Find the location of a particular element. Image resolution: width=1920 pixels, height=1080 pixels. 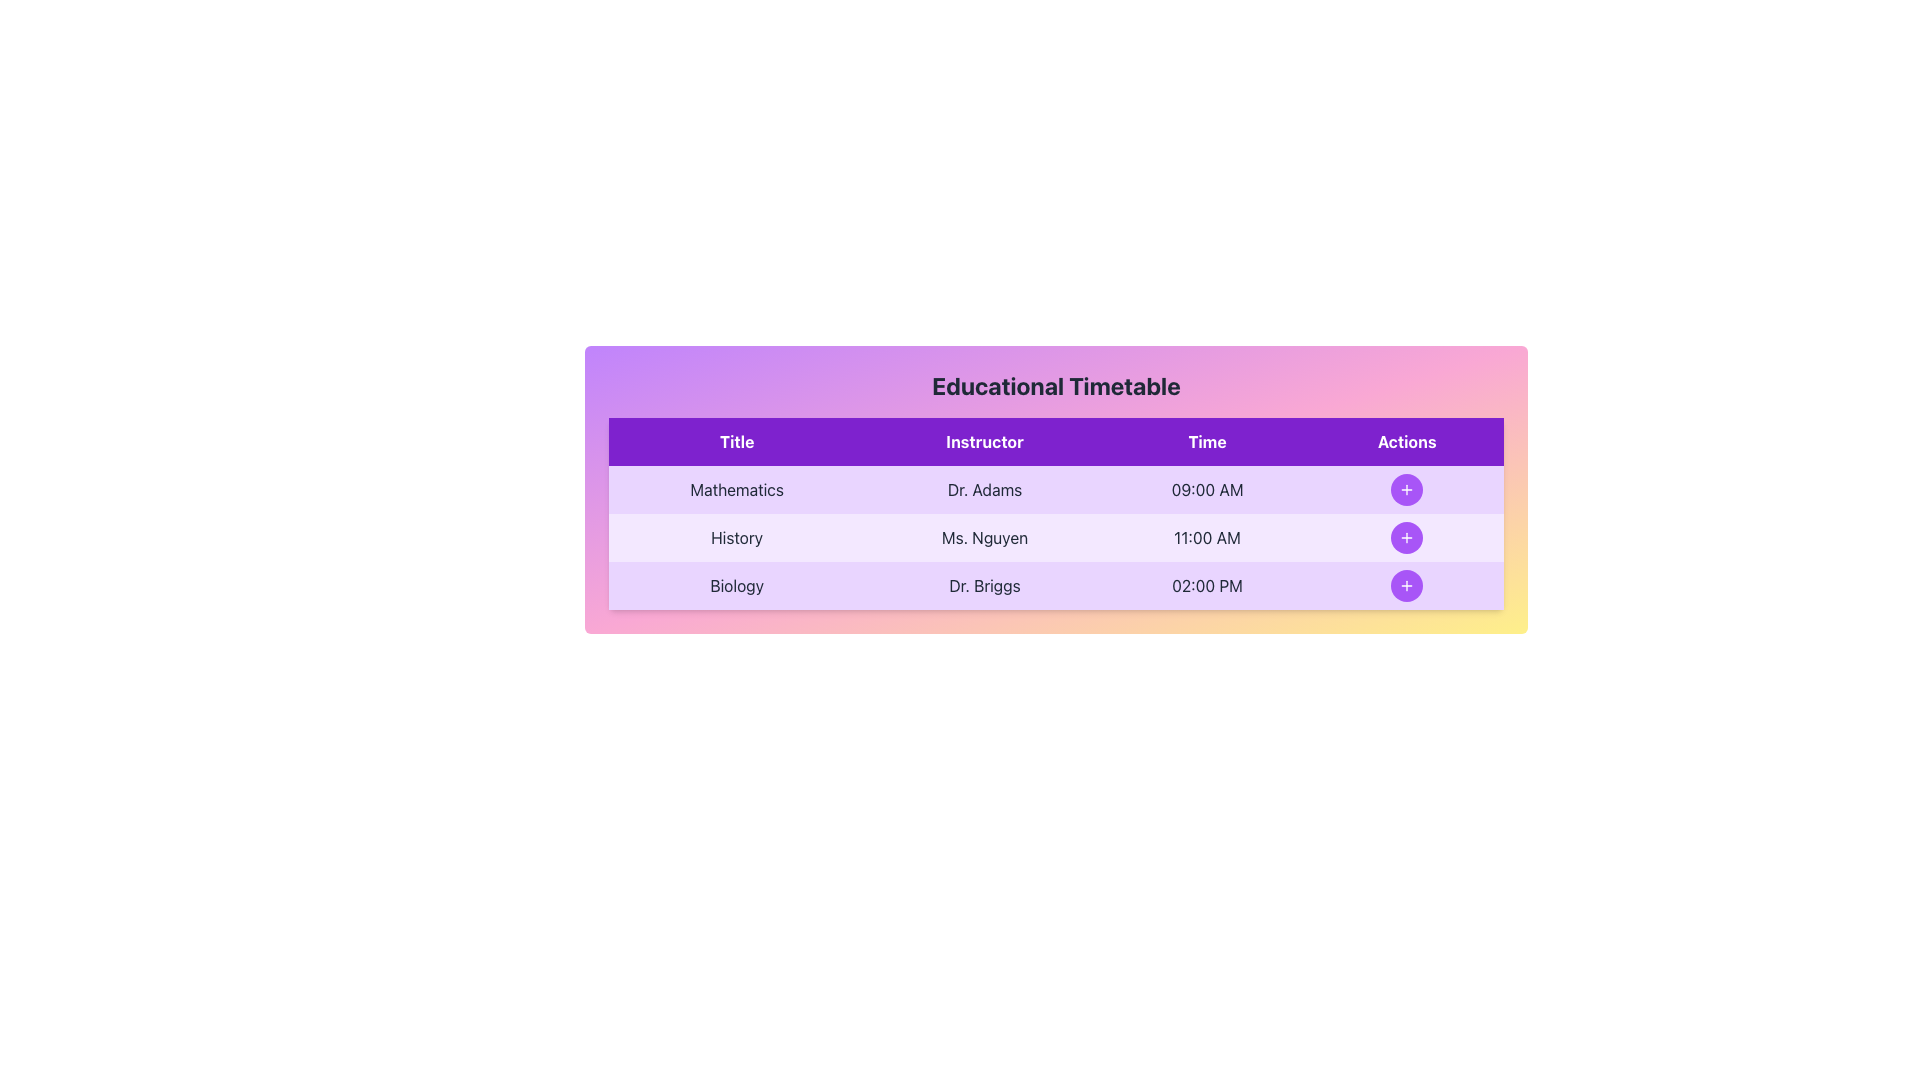

the header label for the instructors column located between the 'Title' and 'Time' columns in the timetable layout is located at coordinates (984, 441).